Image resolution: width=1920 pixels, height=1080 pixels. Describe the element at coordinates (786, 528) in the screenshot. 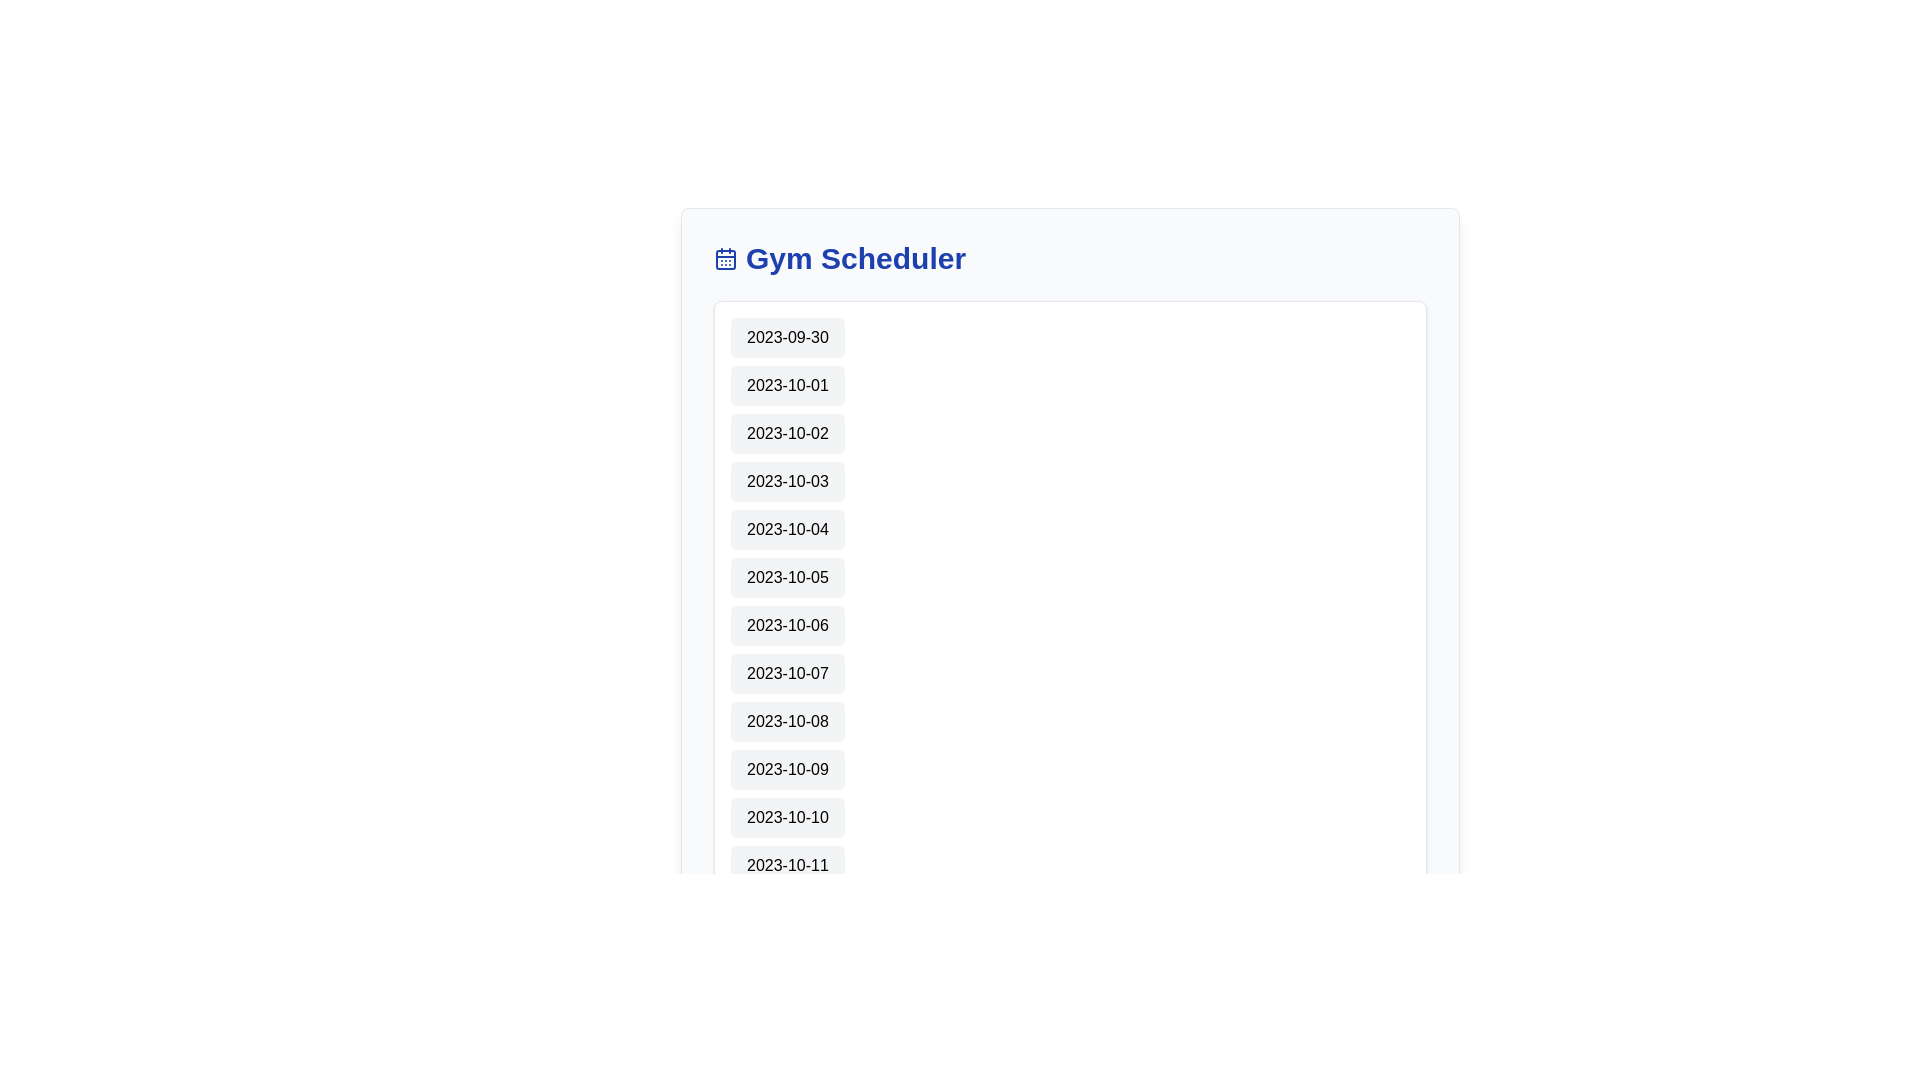

I see `the 5th date option button within the Gym Scheduler interface` at that location.